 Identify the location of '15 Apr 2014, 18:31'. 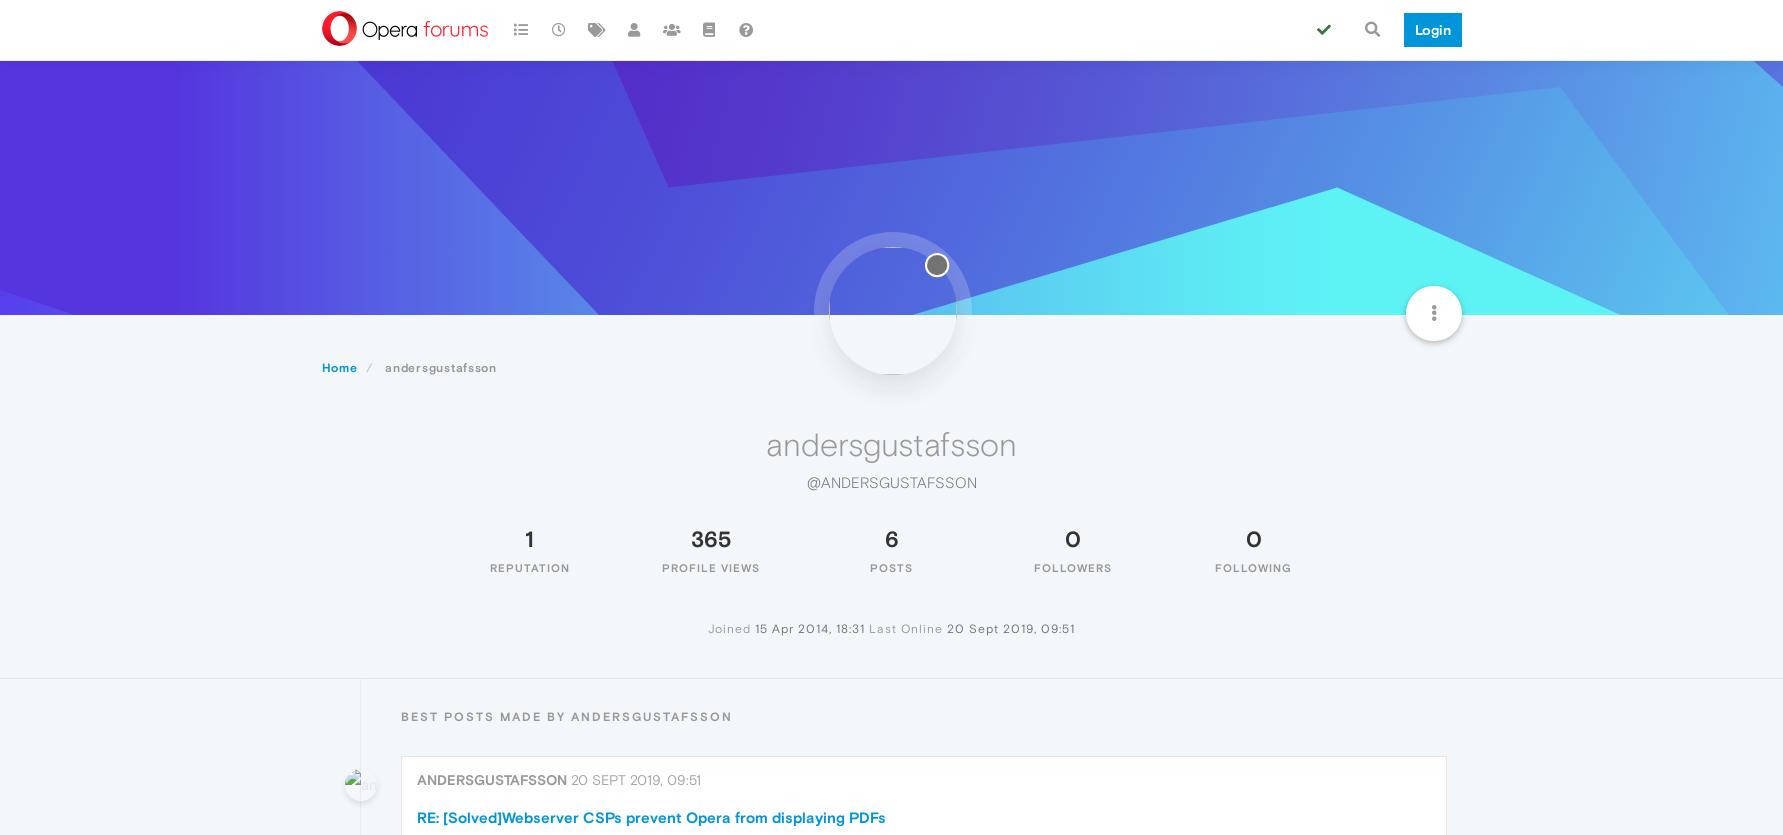
(810, 627).